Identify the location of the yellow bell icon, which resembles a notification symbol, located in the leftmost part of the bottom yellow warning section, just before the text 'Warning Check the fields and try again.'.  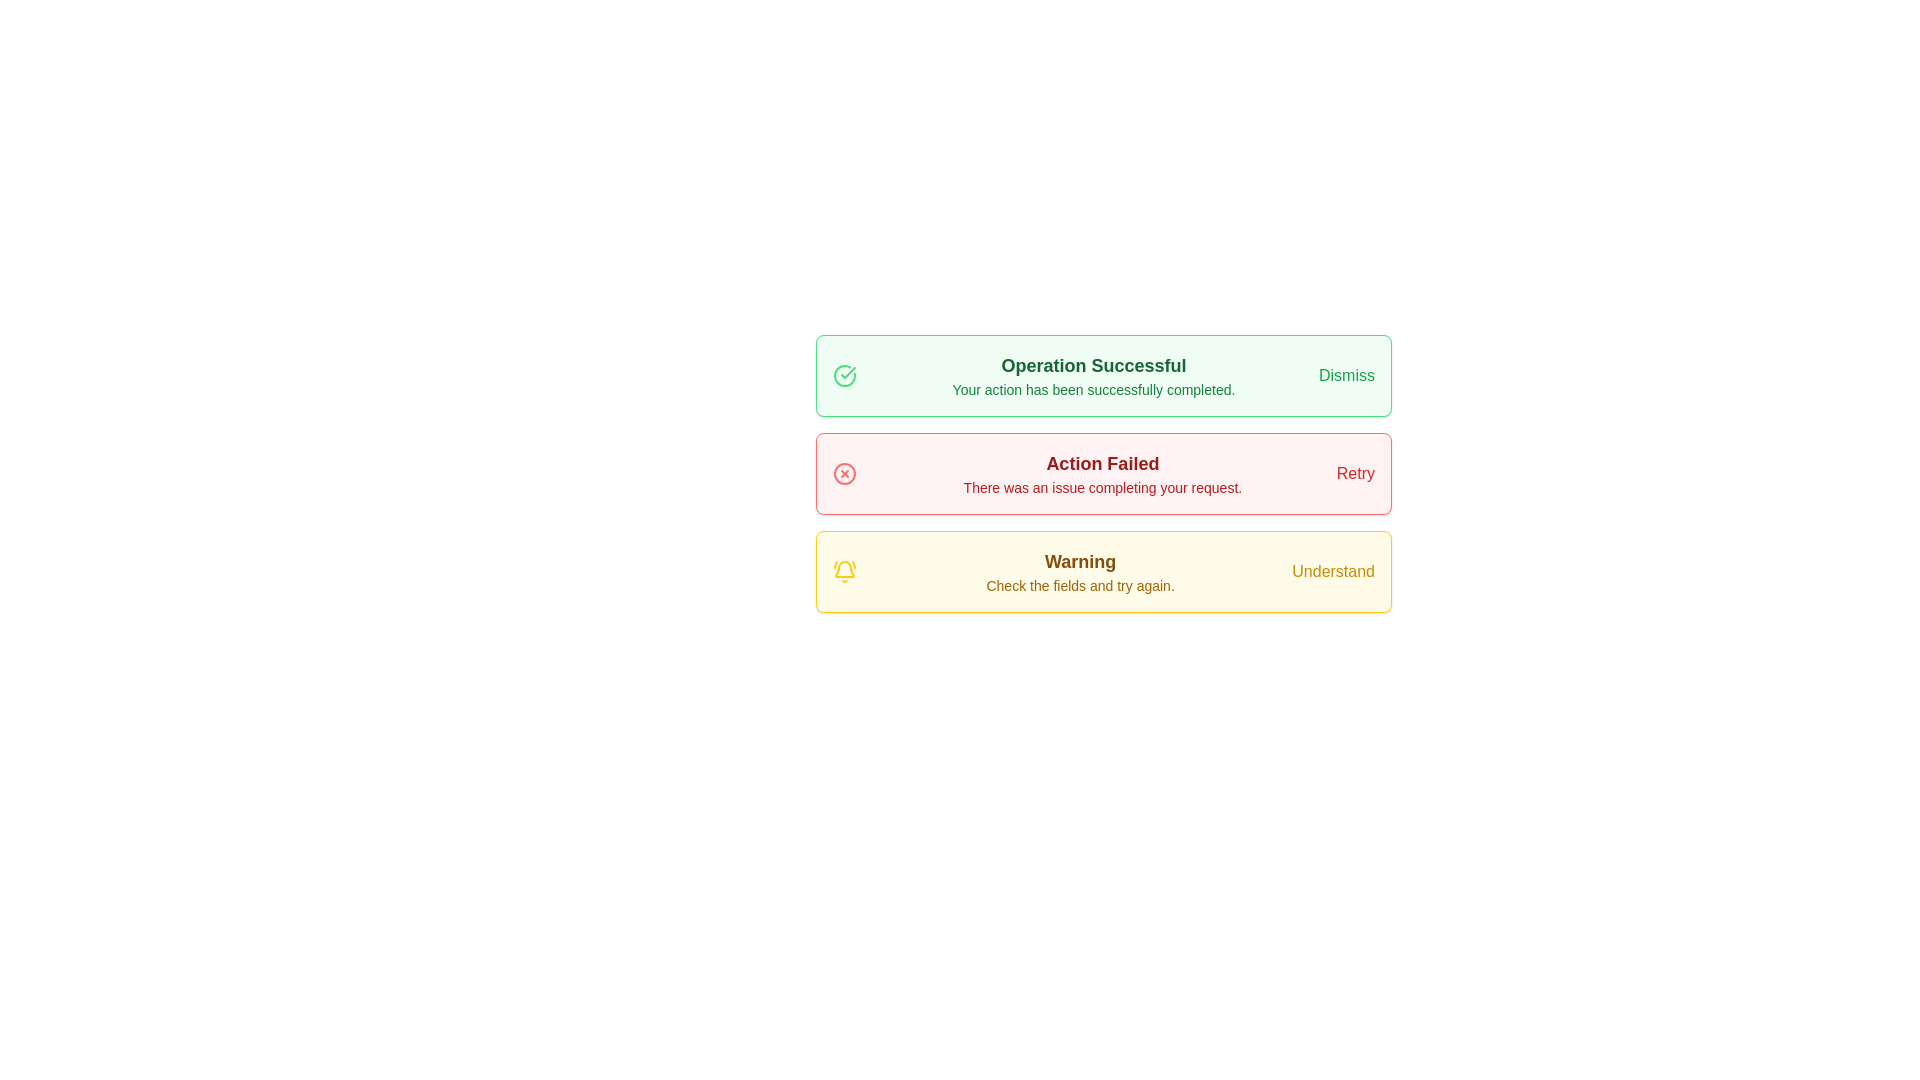
(844, 571).